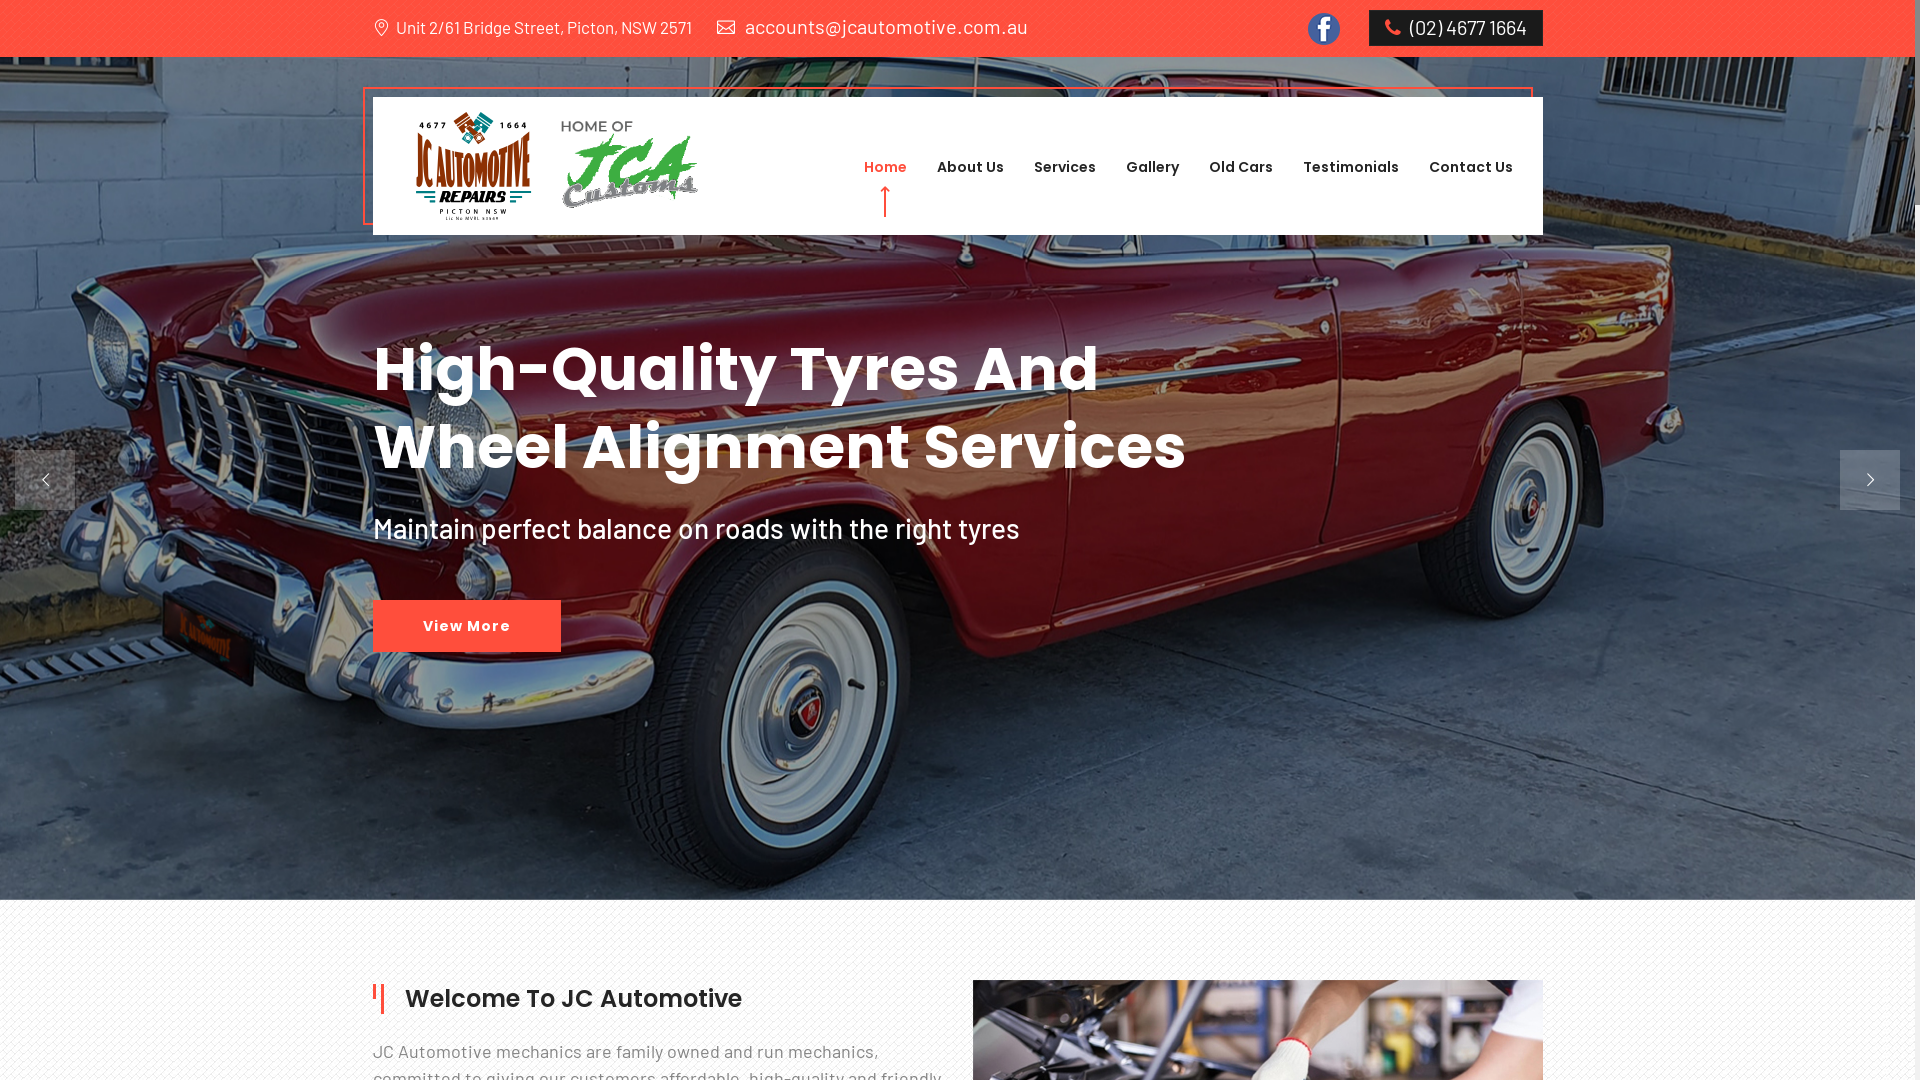  Describe the element at coordinates (1454, 27) in the screenshot. I see `'(02) 4677 1664'` at that location.